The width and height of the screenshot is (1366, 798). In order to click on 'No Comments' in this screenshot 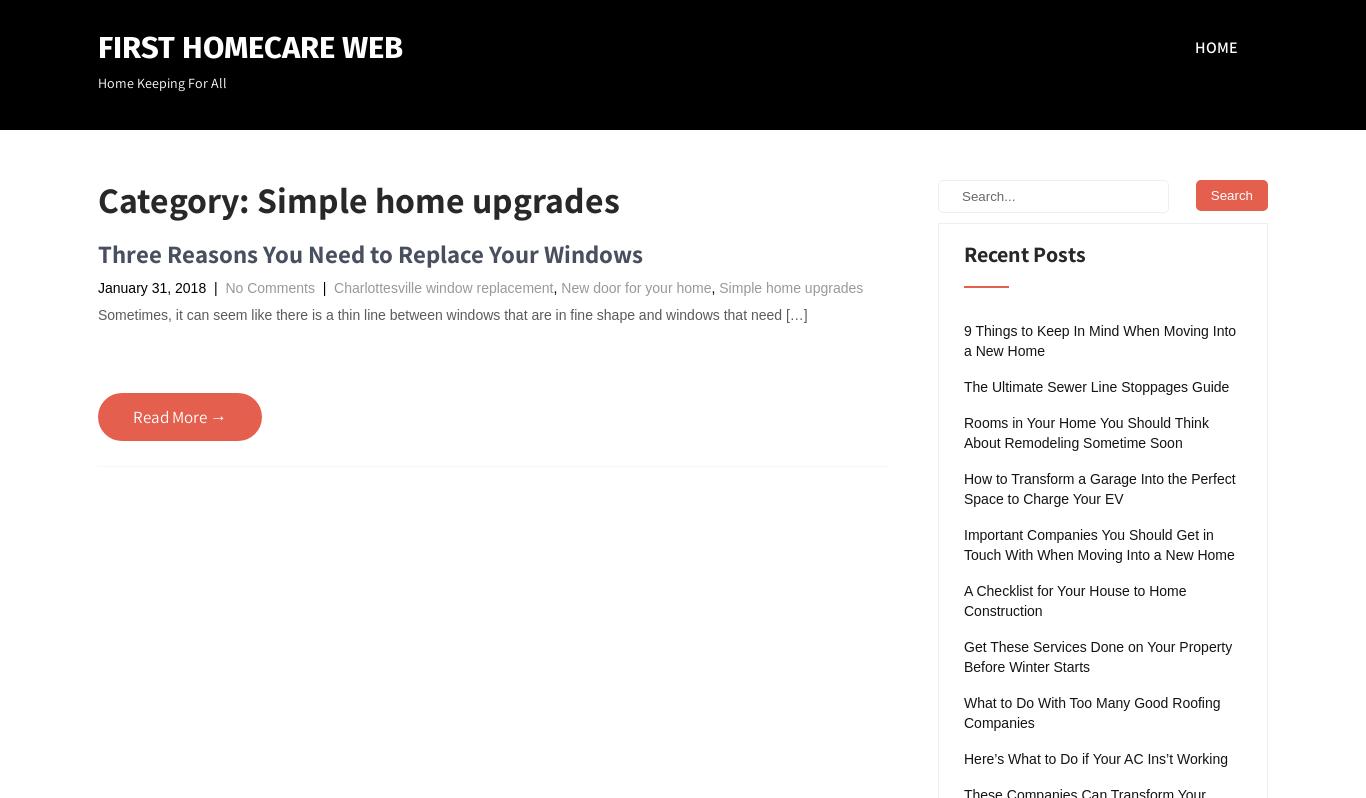, I will do `click(269, 286)`.